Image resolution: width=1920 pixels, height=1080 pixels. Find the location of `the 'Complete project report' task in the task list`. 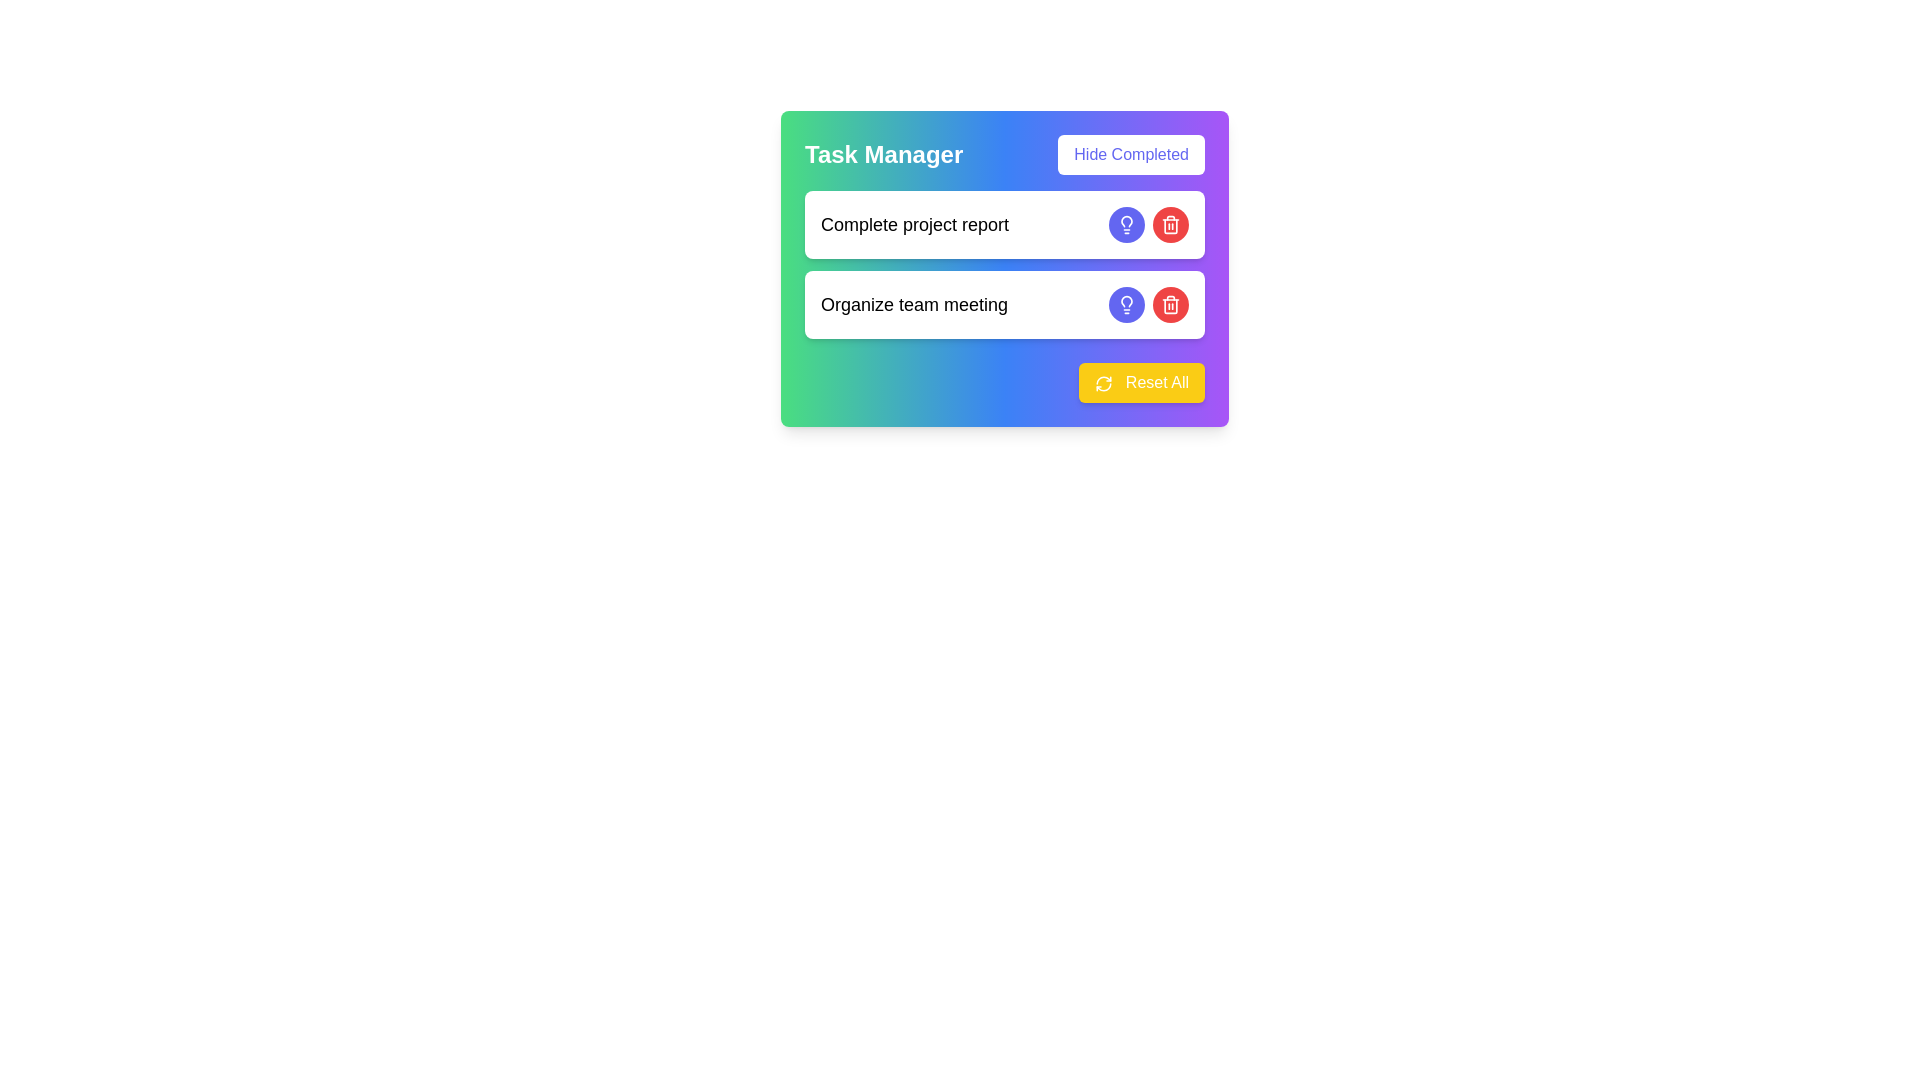

the 'Complete project report' task in the task list is located at coordinates (1004, 264).